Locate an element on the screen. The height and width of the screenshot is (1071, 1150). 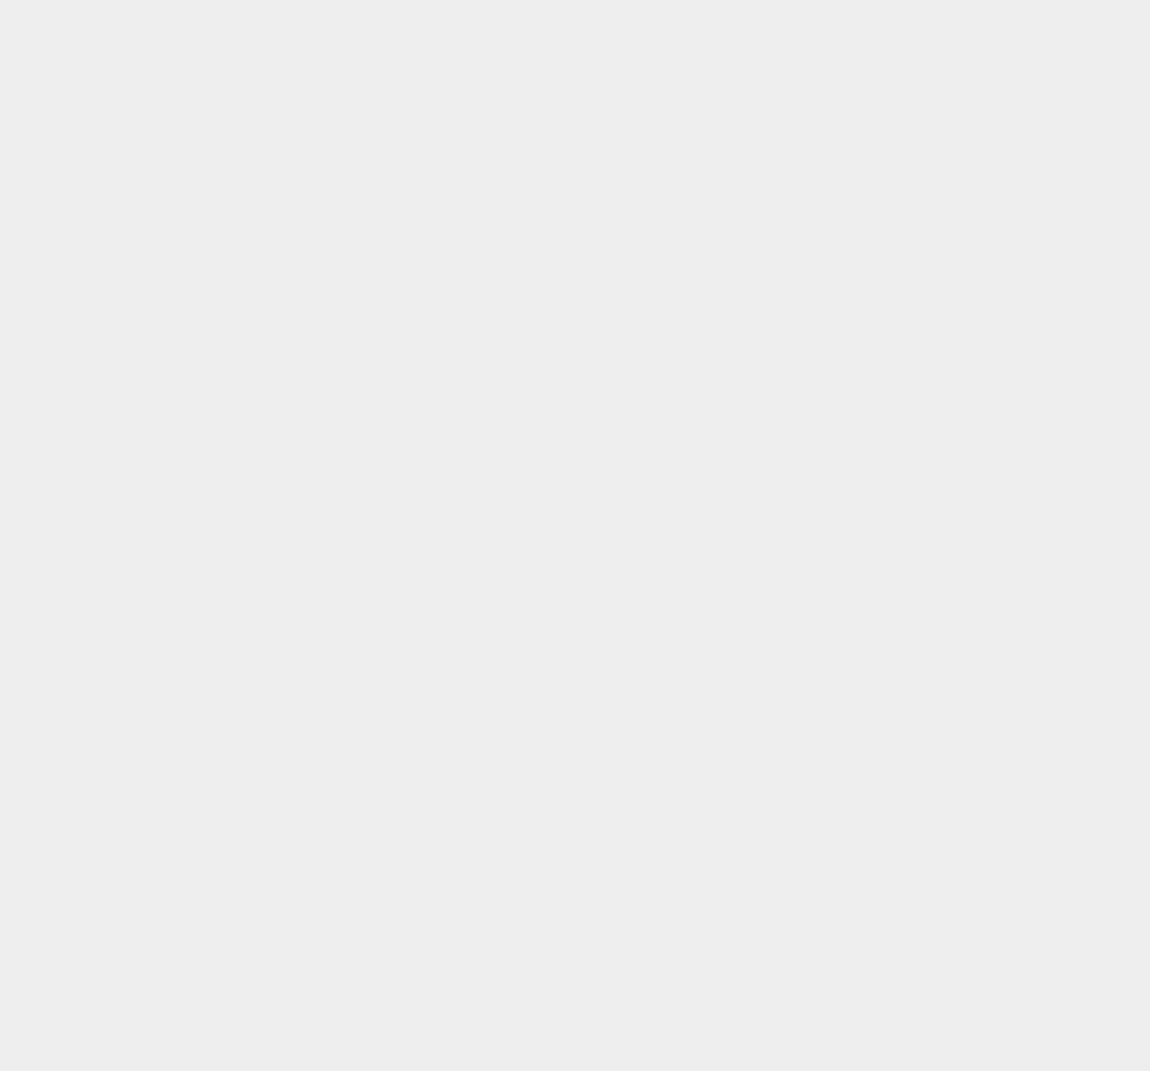
'Jitterbug Touch' is located at coordinates (861, 967).